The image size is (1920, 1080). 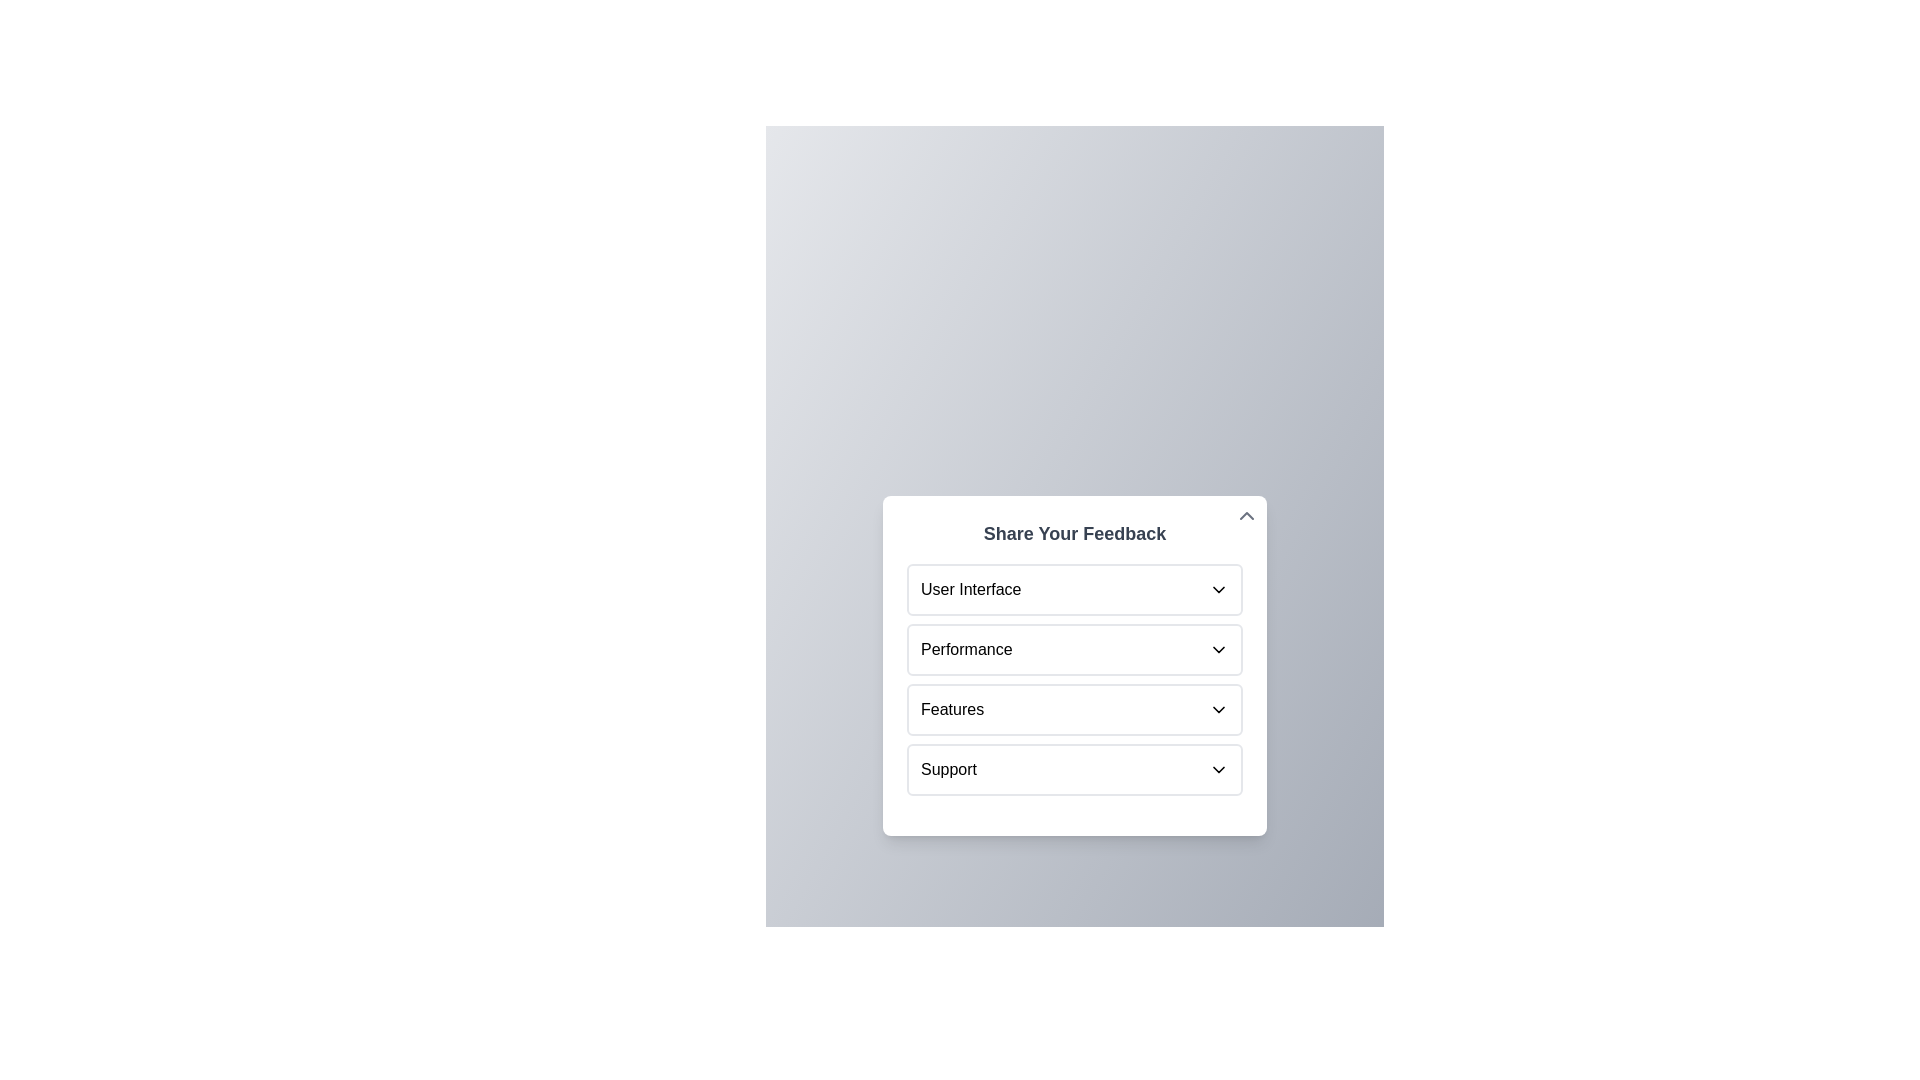 I want to click on the Dropdown button located in the middle section of the 'Share Your Feedback' list, so click(x=1074, y=708).